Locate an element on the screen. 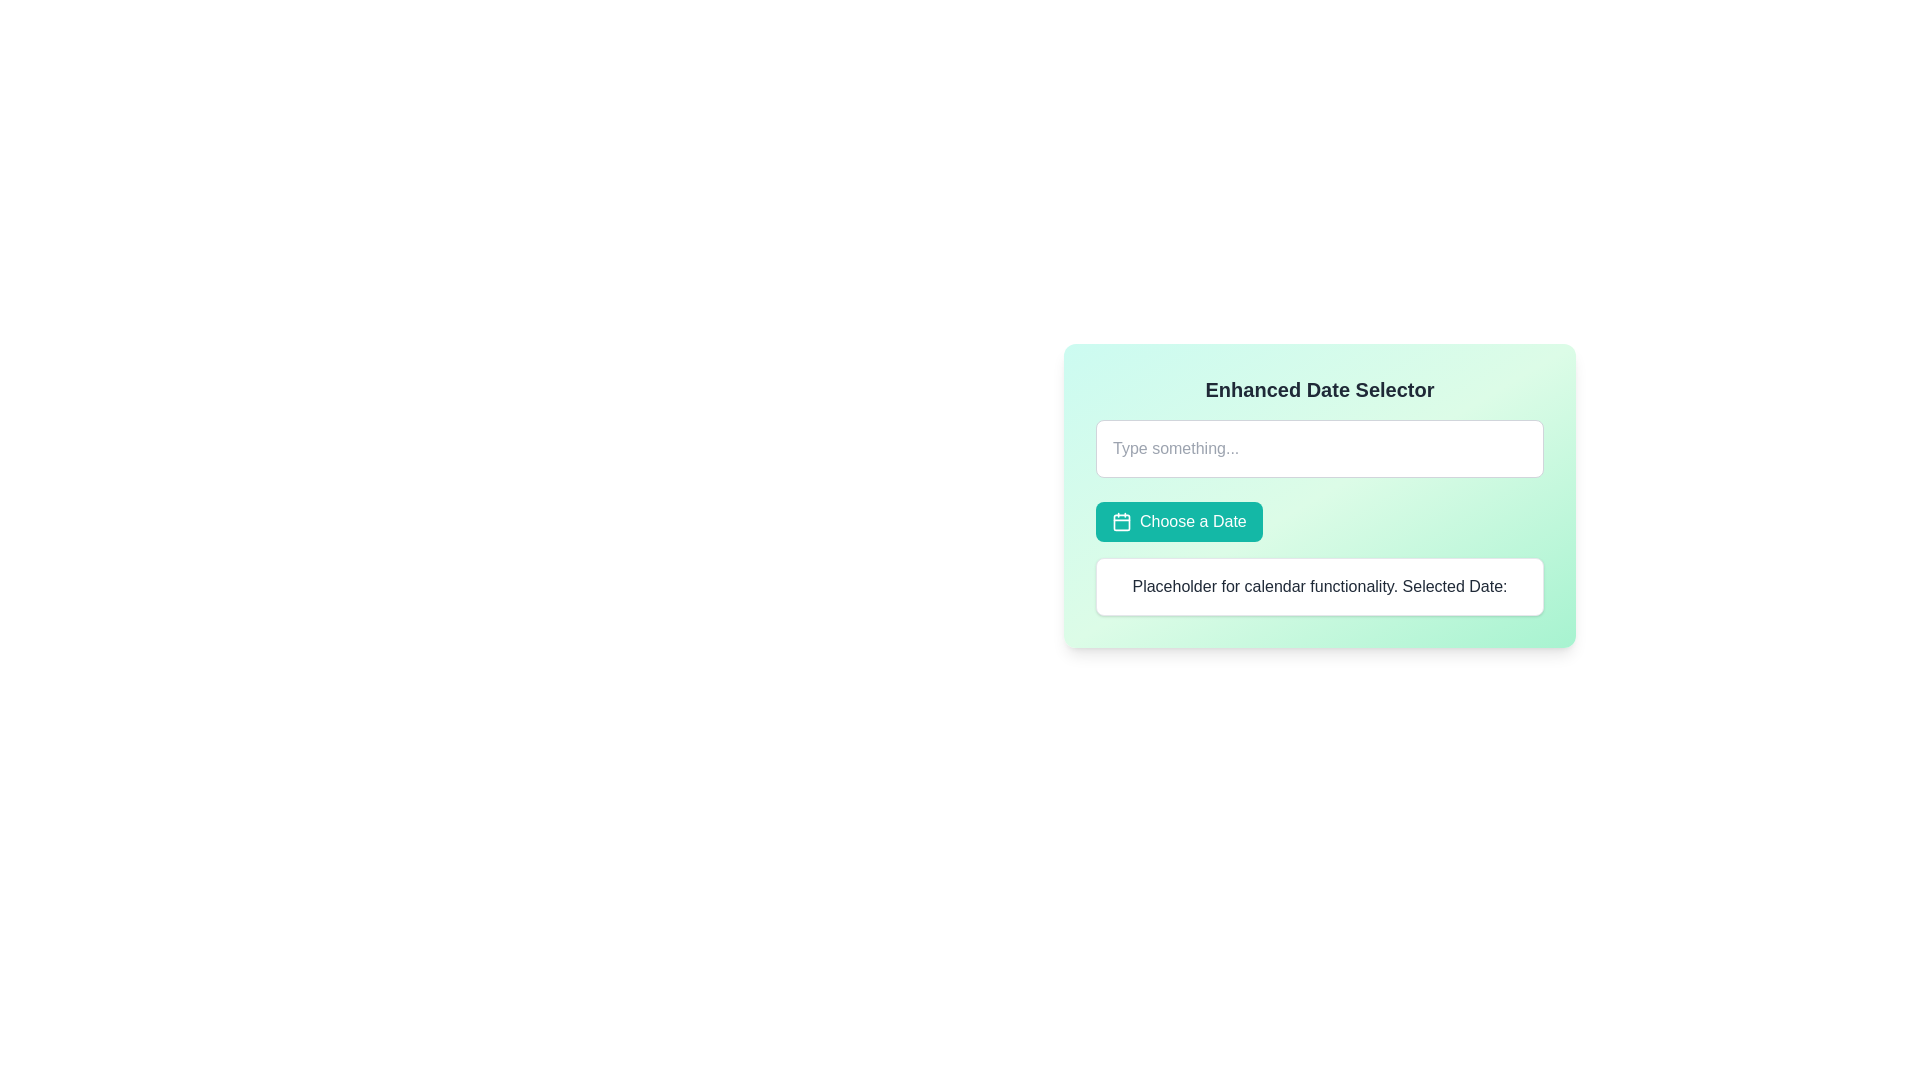  the 'Choose a Date' button which contains the teal-colored calendar SVG icon on the left side of the text label is located at coordinates (1122, 520).